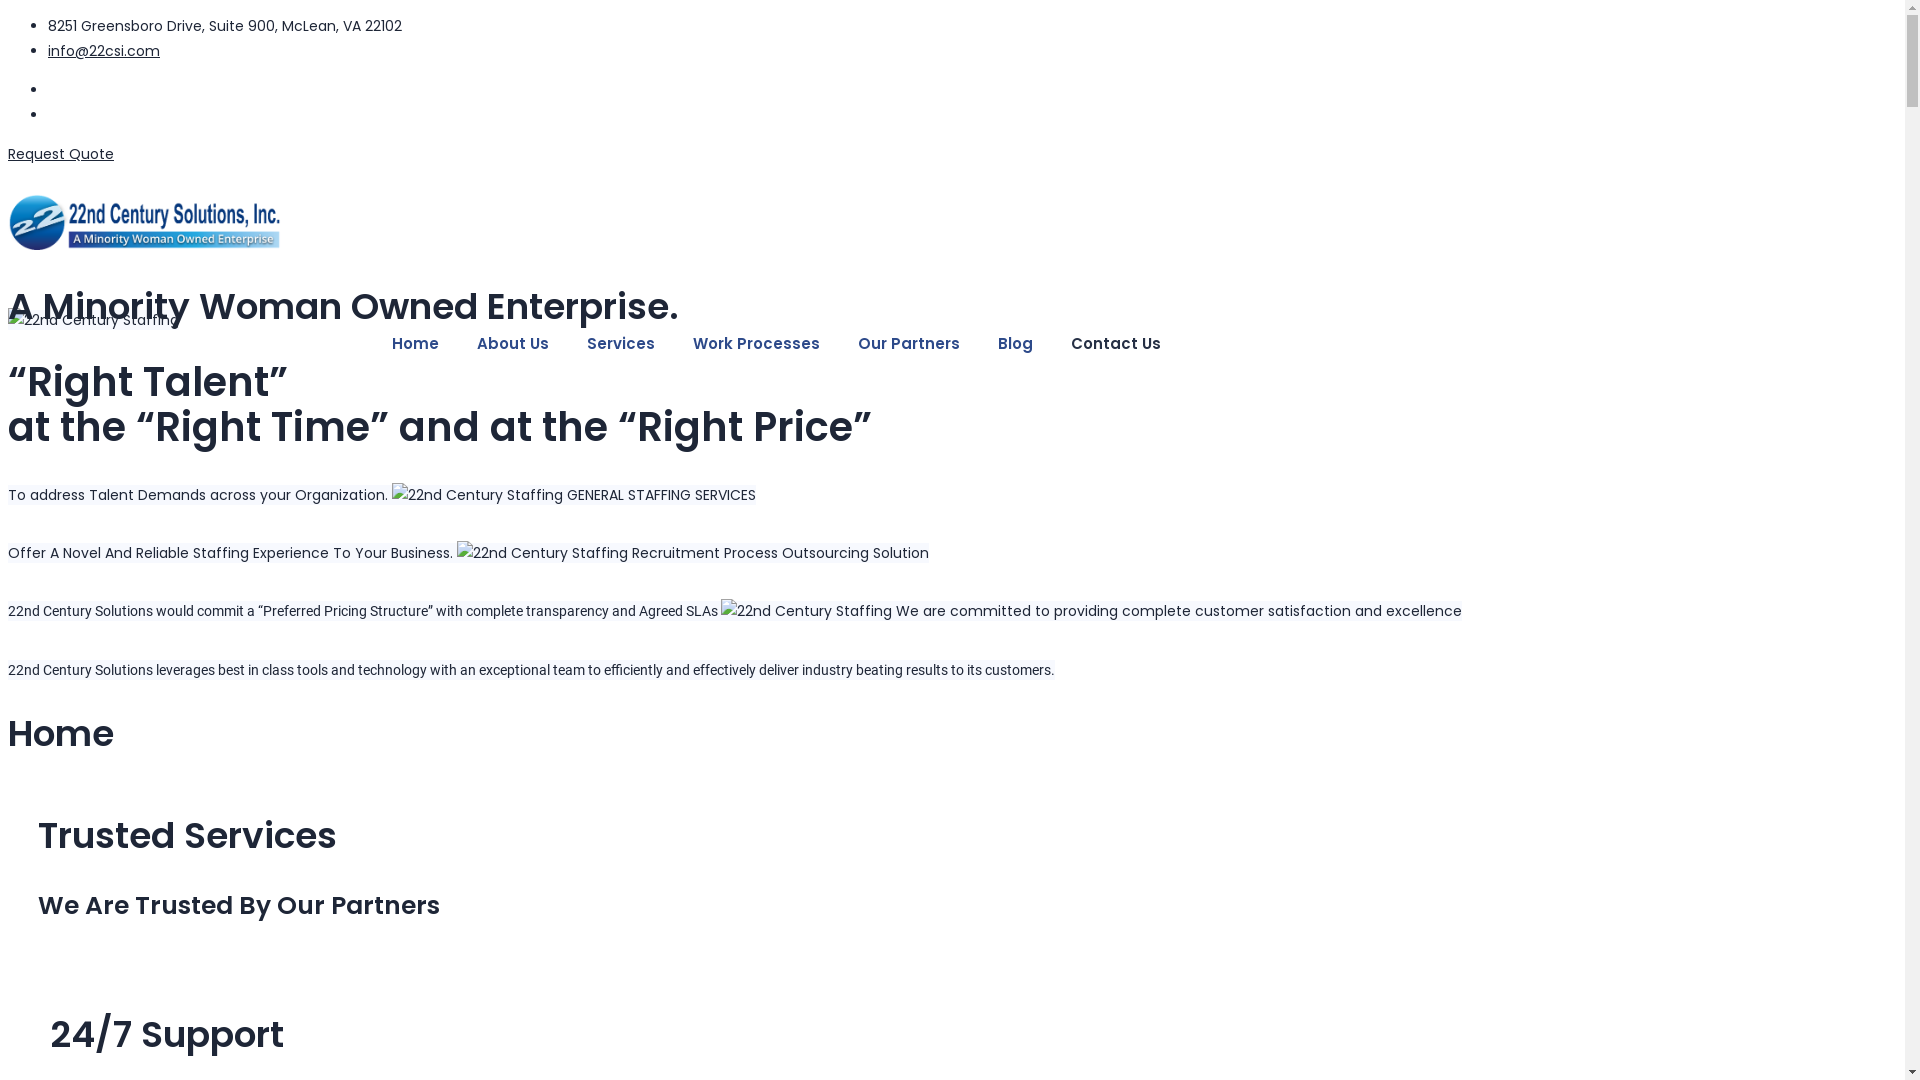 This screenshot has height=1080, width=1920. Describe the element at coordinates (61, 153) in the screenshot. I see `'Request Quote'` at that location.